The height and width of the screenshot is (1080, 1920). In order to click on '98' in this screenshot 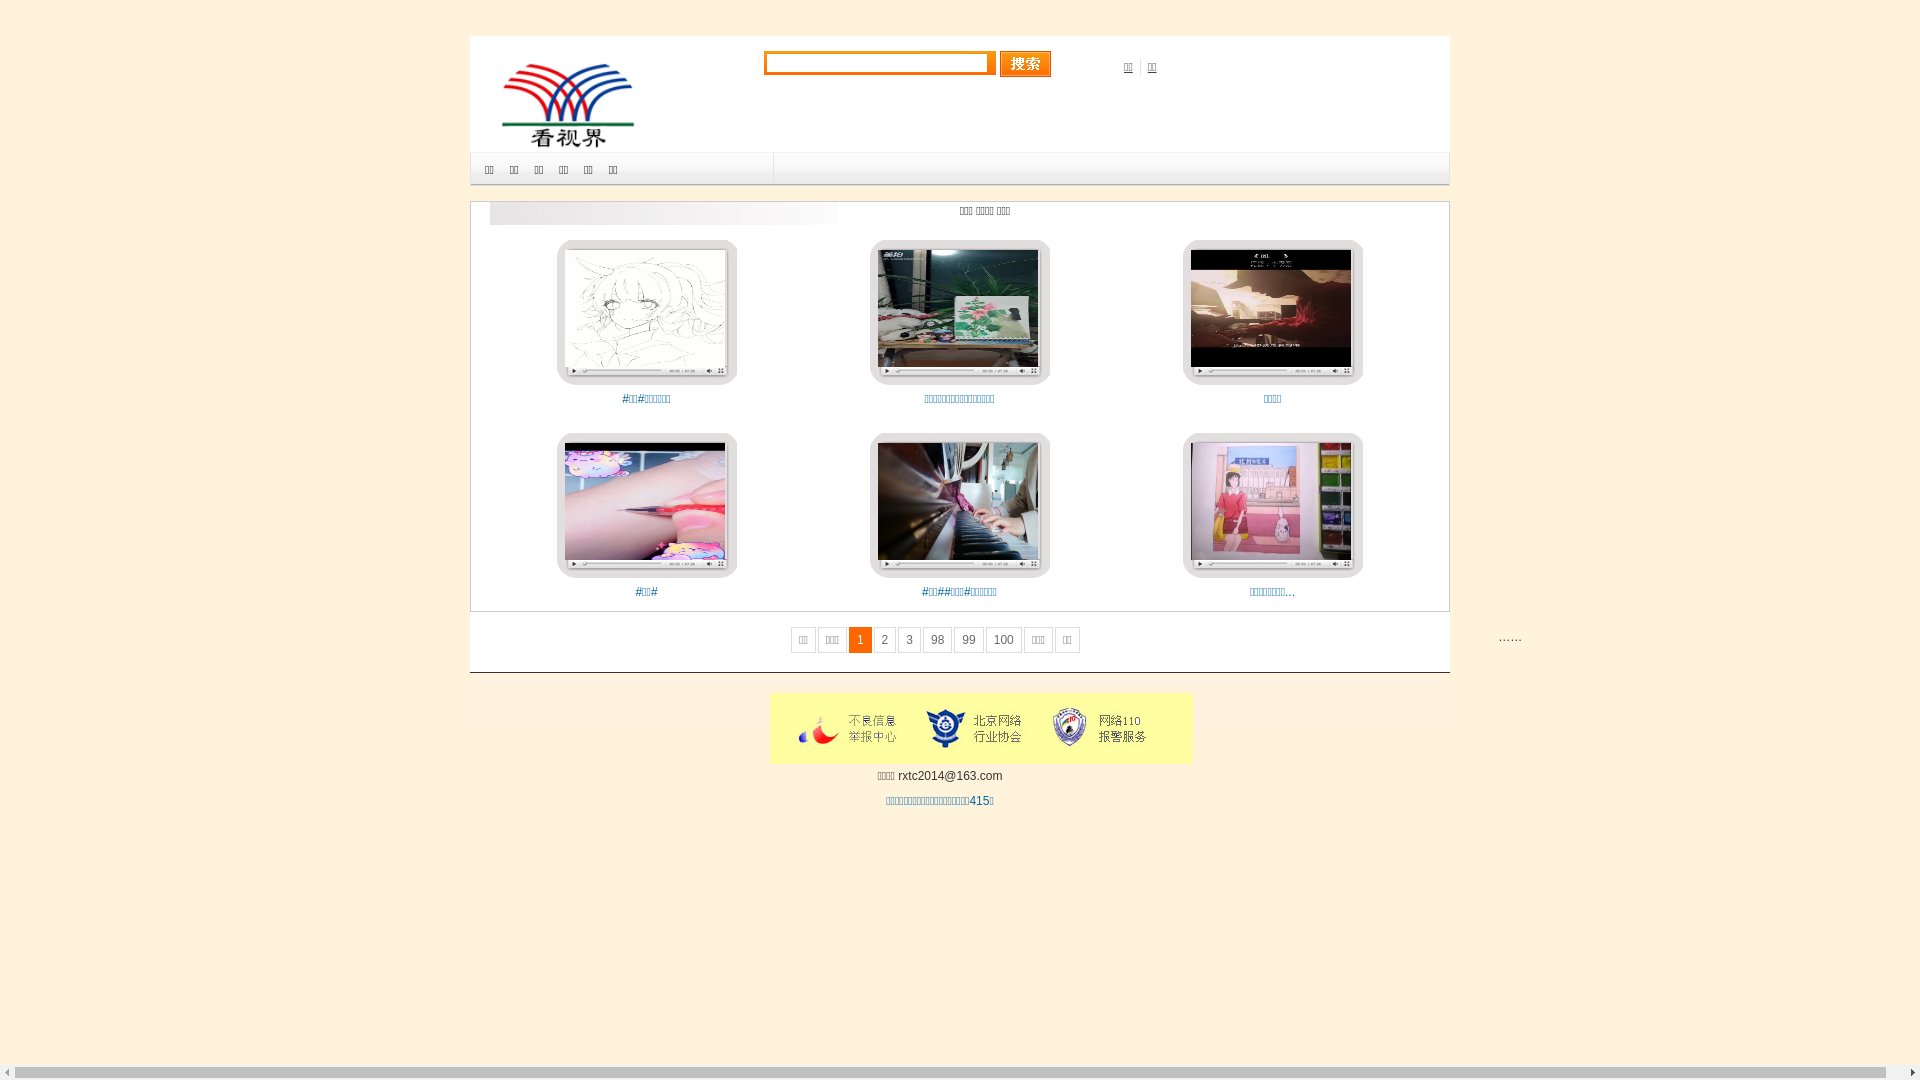, I will do `click(936, 640)`.